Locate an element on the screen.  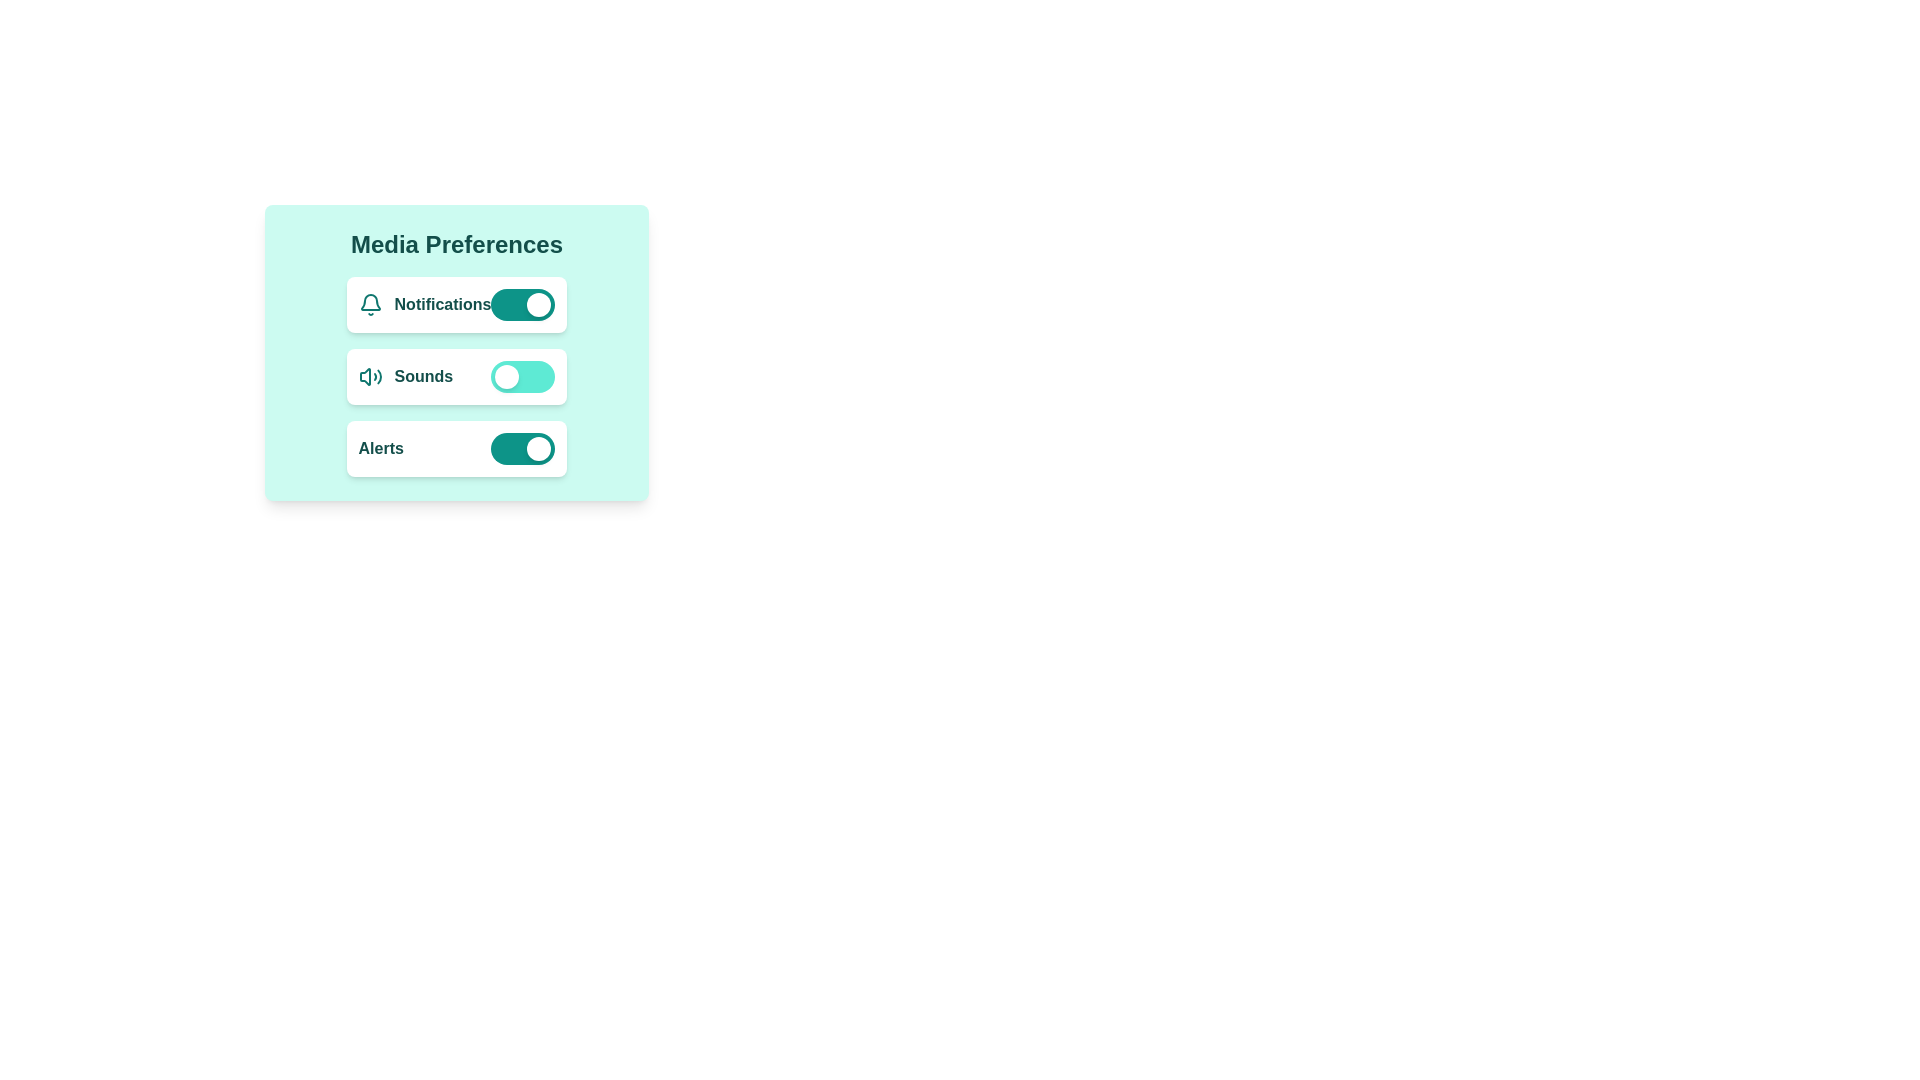
the sound settings icon located in the 'Sounds' row, which is the first item in a horizontal arrangement between the text label 'Sounds' and its toggle switch is located at coordinates (370, 377).